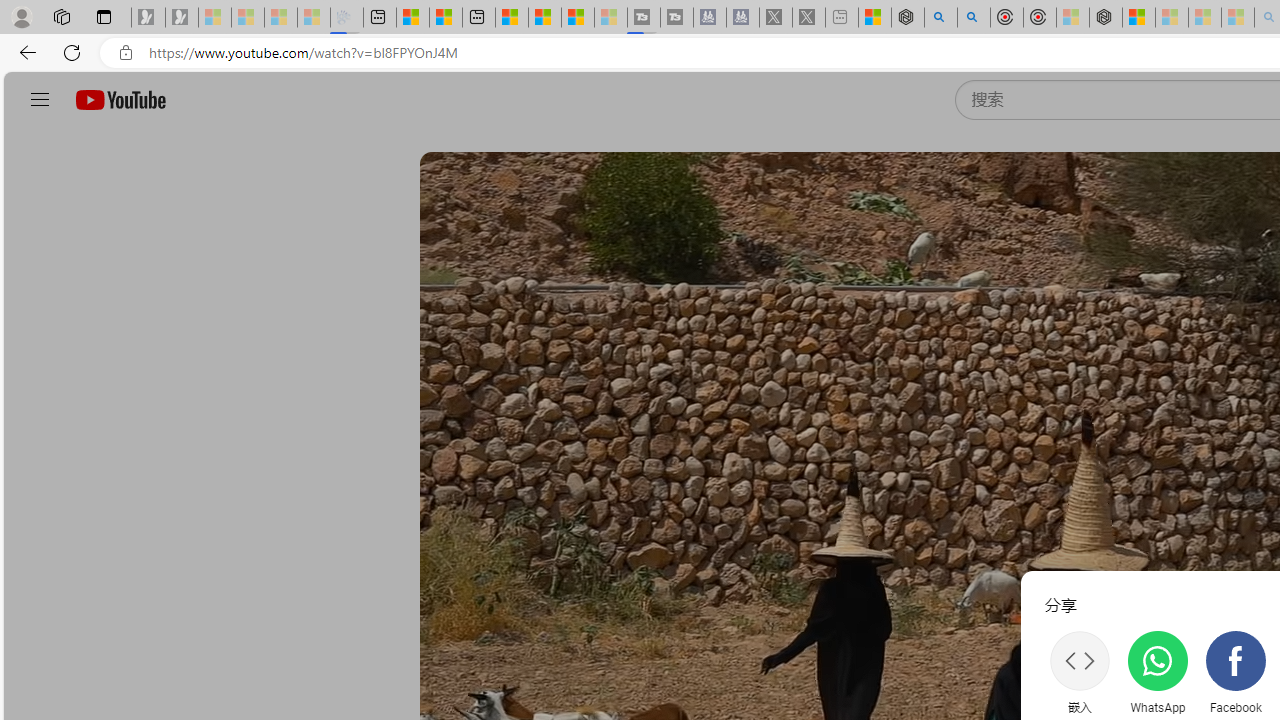  What do you see at coordinates (1105, 17) in the screenshot?
I see `'Nordace - Nordace Siena Is Not An Ordinary Backpack'` at bounding box center [1105, 17].